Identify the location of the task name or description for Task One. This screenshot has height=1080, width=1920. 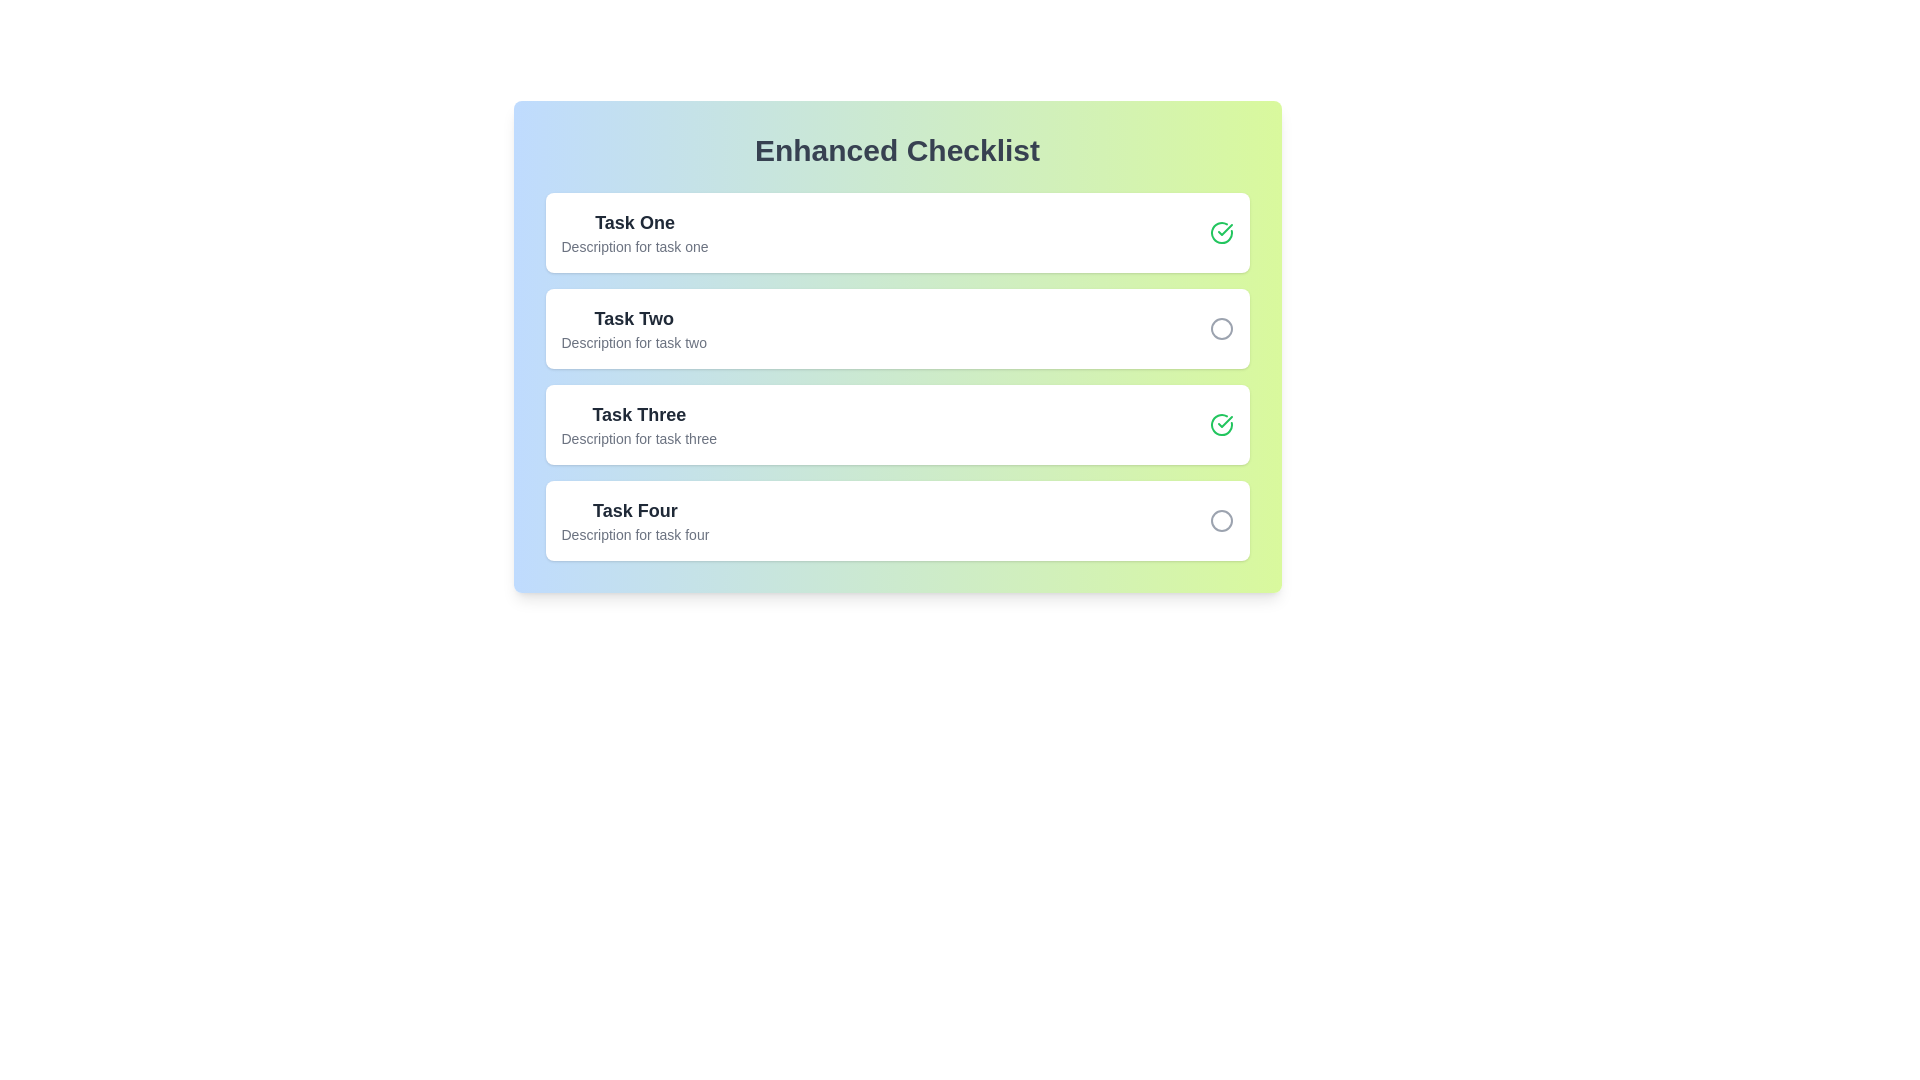
(633, 223).